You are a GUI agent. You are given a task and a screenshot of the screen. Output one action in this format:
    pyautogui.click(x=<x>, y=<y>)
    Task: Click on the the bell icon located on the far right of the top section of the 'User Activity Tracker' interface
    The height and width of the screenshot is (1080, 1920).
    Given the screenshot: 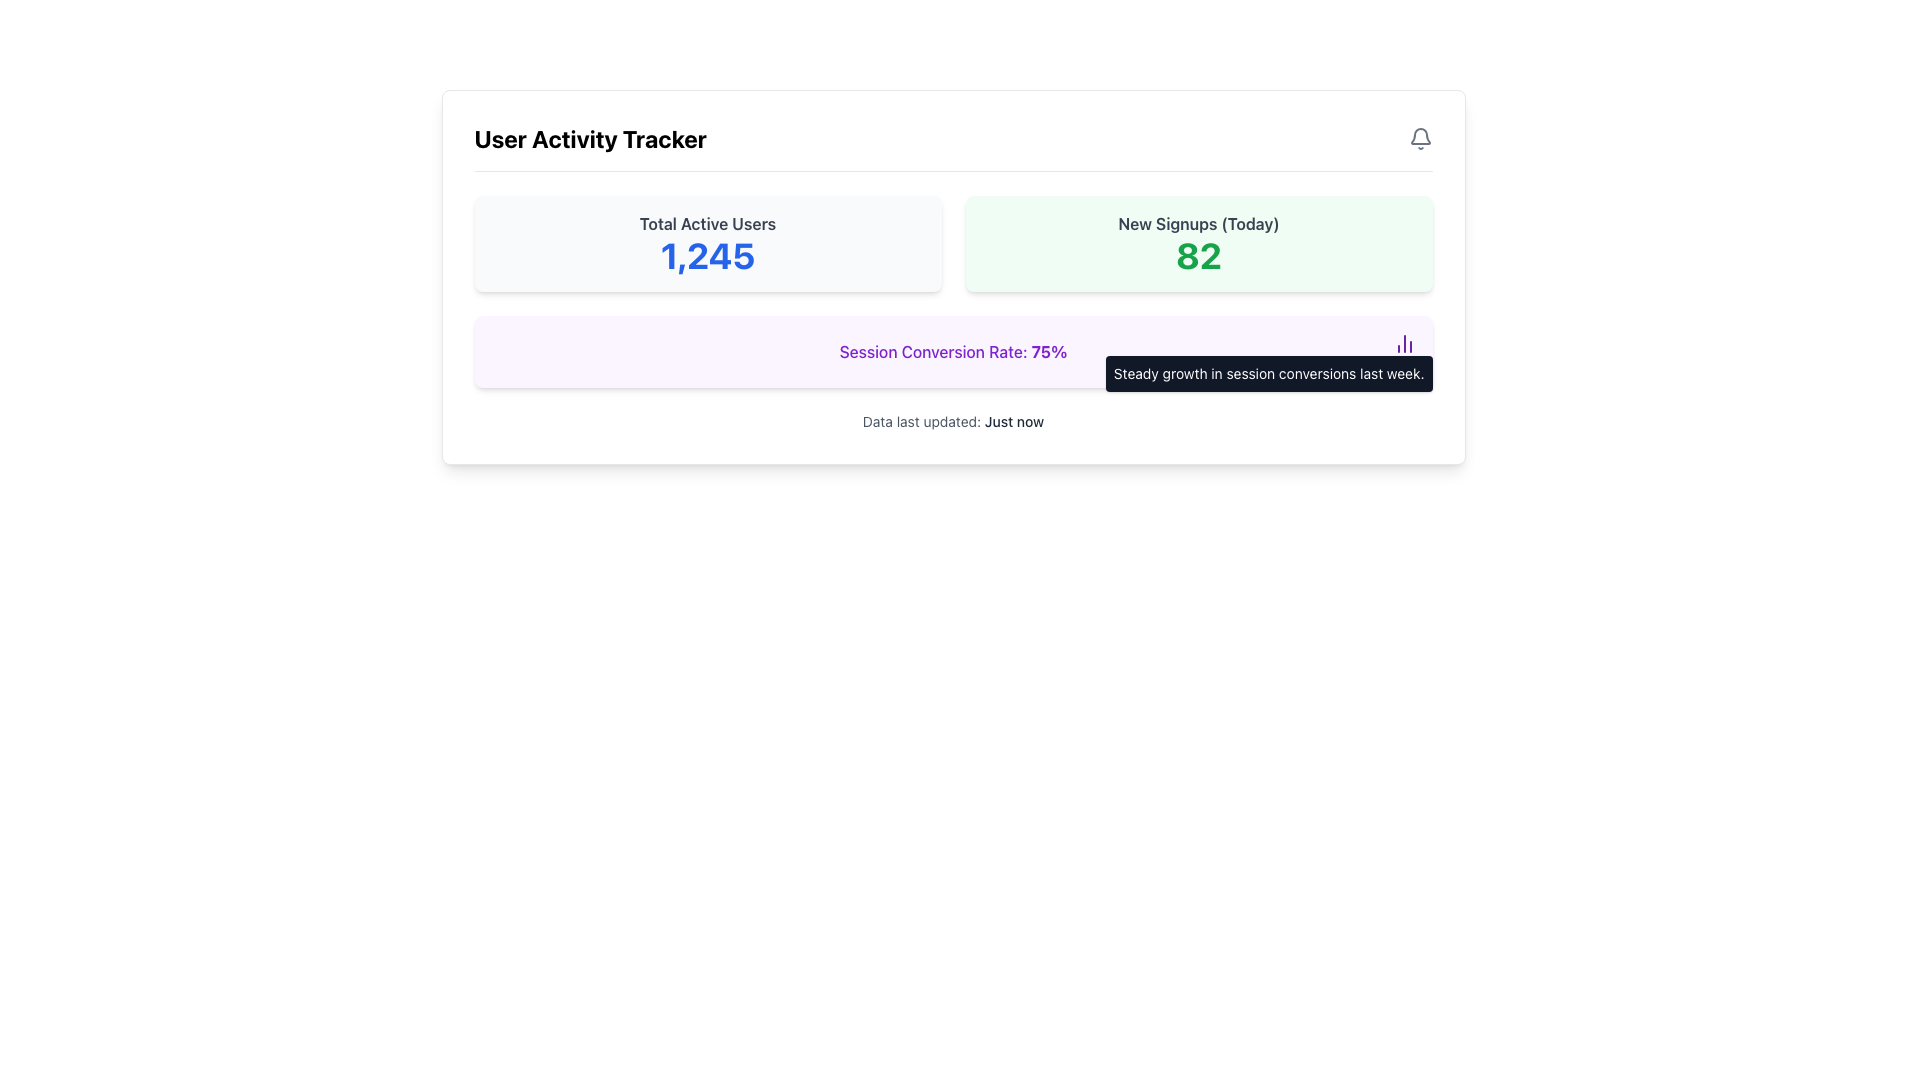 What is the action you would take?
    pyautogui.click(x=1419, y=137)
    